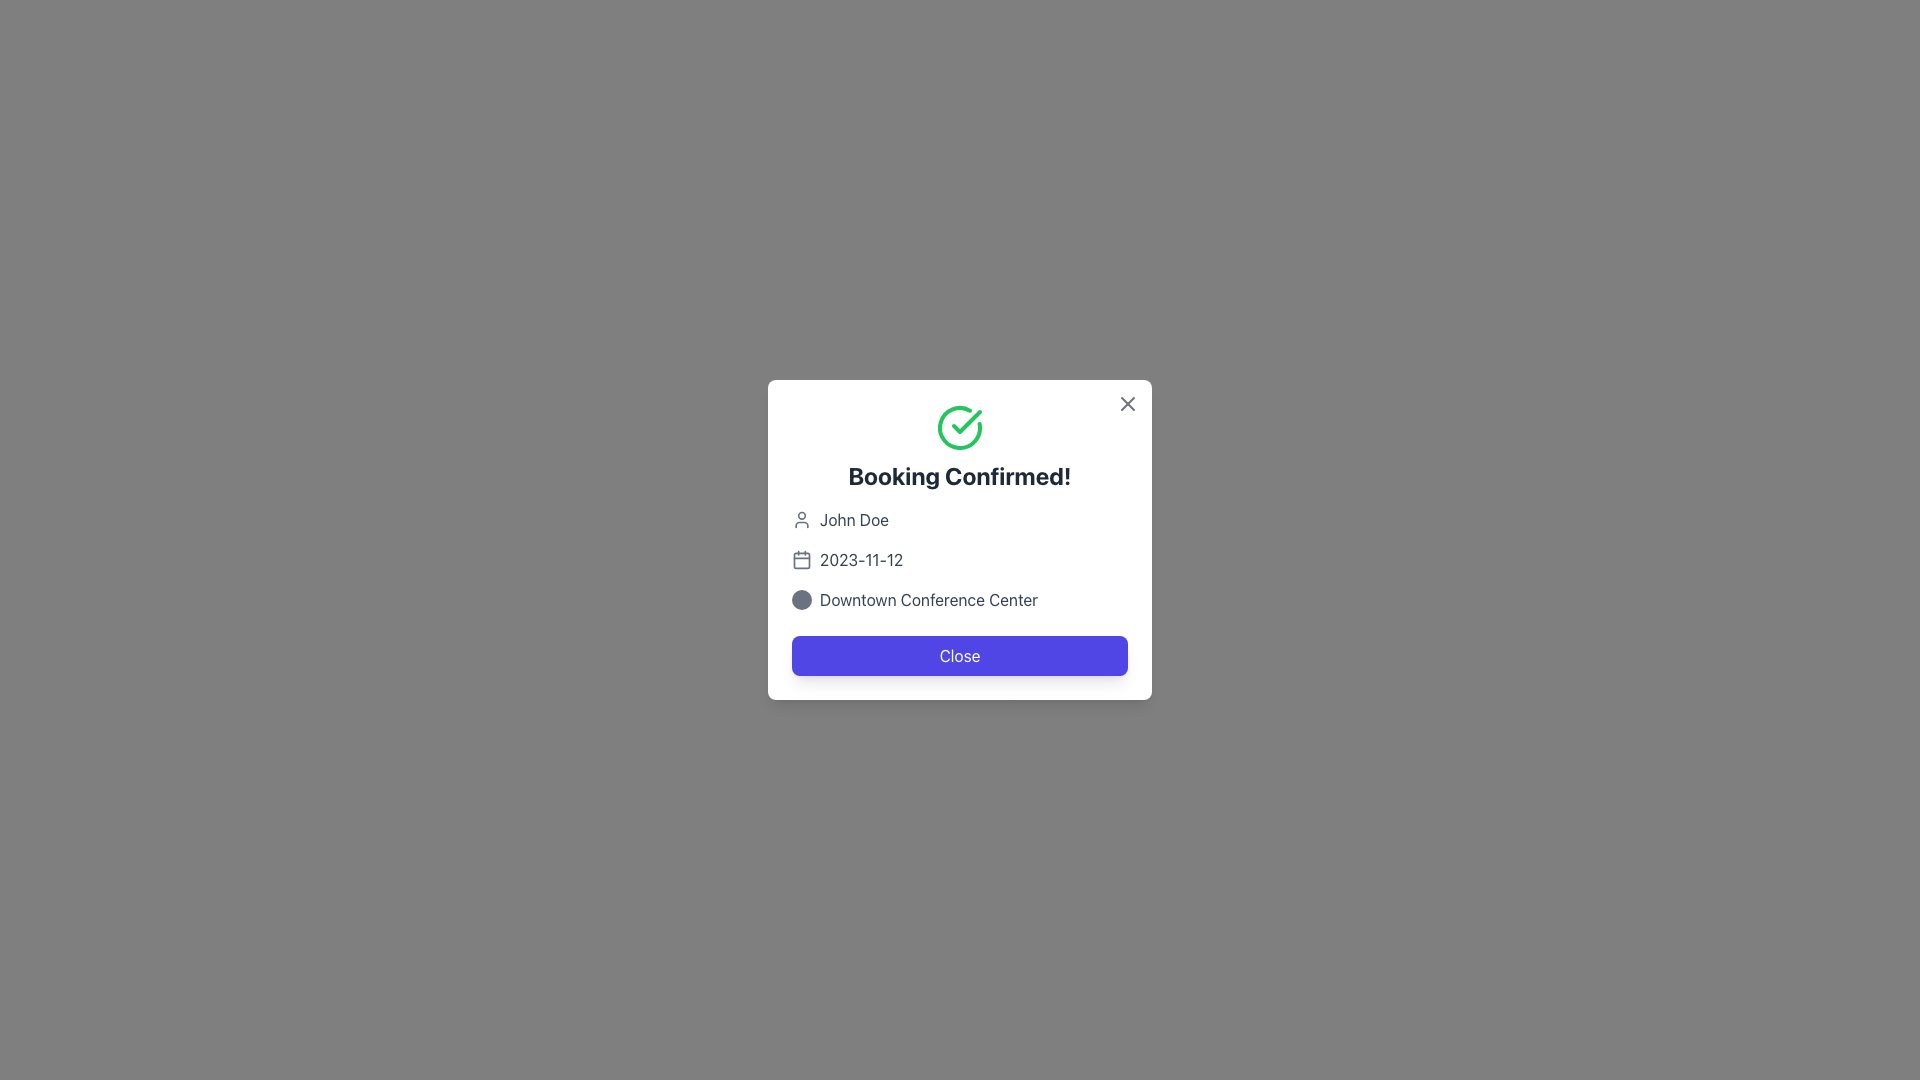 Image resolution: width=1920 pixels, height=1080 pixels. I want to click on the text element displaying the name of a person, located as the first item in the list of details in the modal dialog view, so click(854, 519).